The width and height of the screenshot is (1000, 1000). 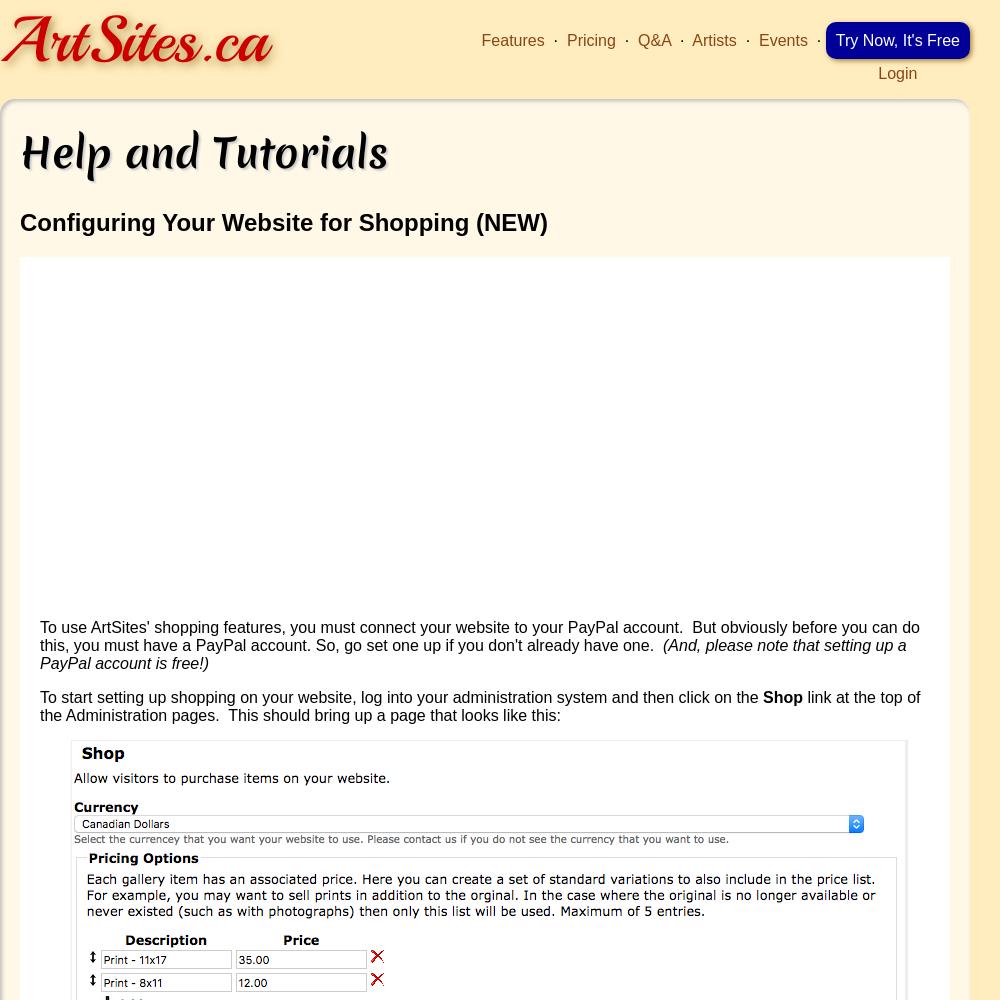 I want to click on 'Help and Tutorials', so click(x=203, y=153).